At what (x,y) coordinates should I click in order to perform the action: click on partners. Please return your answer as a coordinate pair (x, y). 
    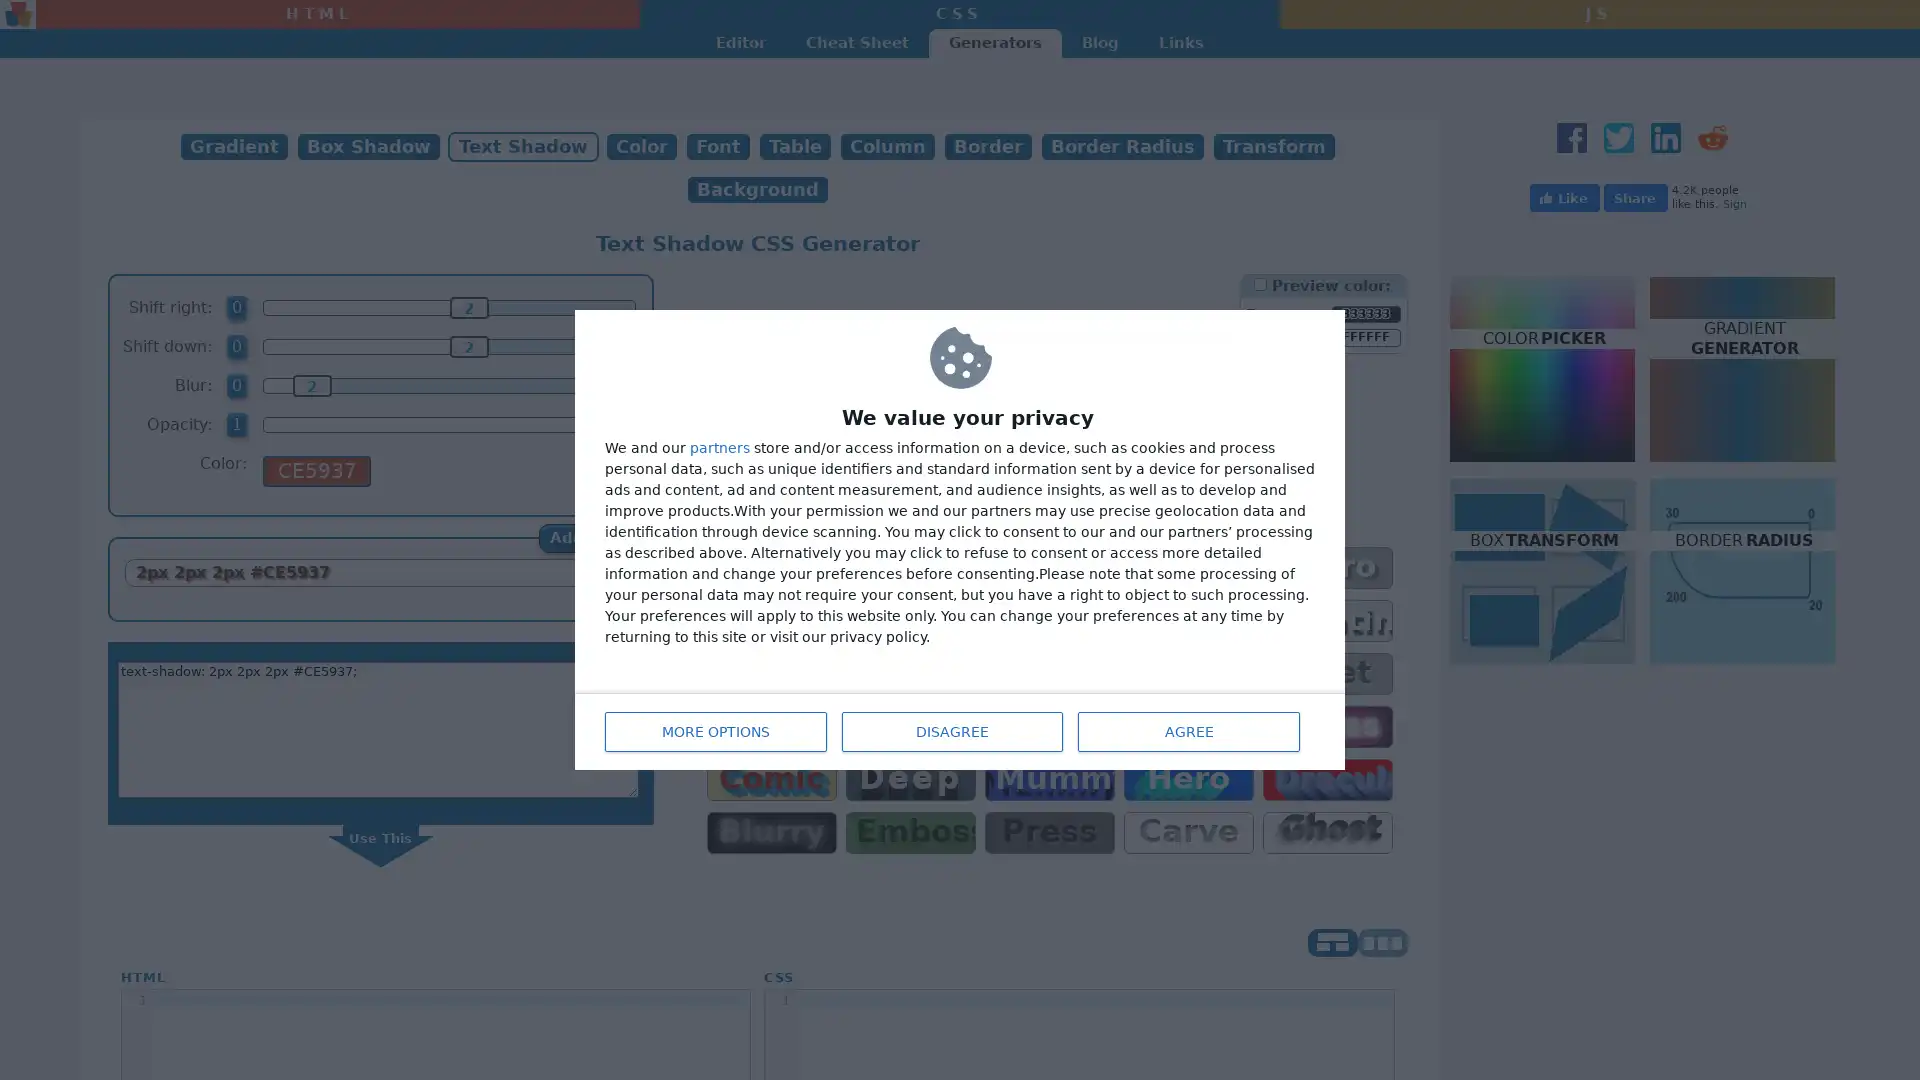
    Looking at the image, I should click on (720, 446).